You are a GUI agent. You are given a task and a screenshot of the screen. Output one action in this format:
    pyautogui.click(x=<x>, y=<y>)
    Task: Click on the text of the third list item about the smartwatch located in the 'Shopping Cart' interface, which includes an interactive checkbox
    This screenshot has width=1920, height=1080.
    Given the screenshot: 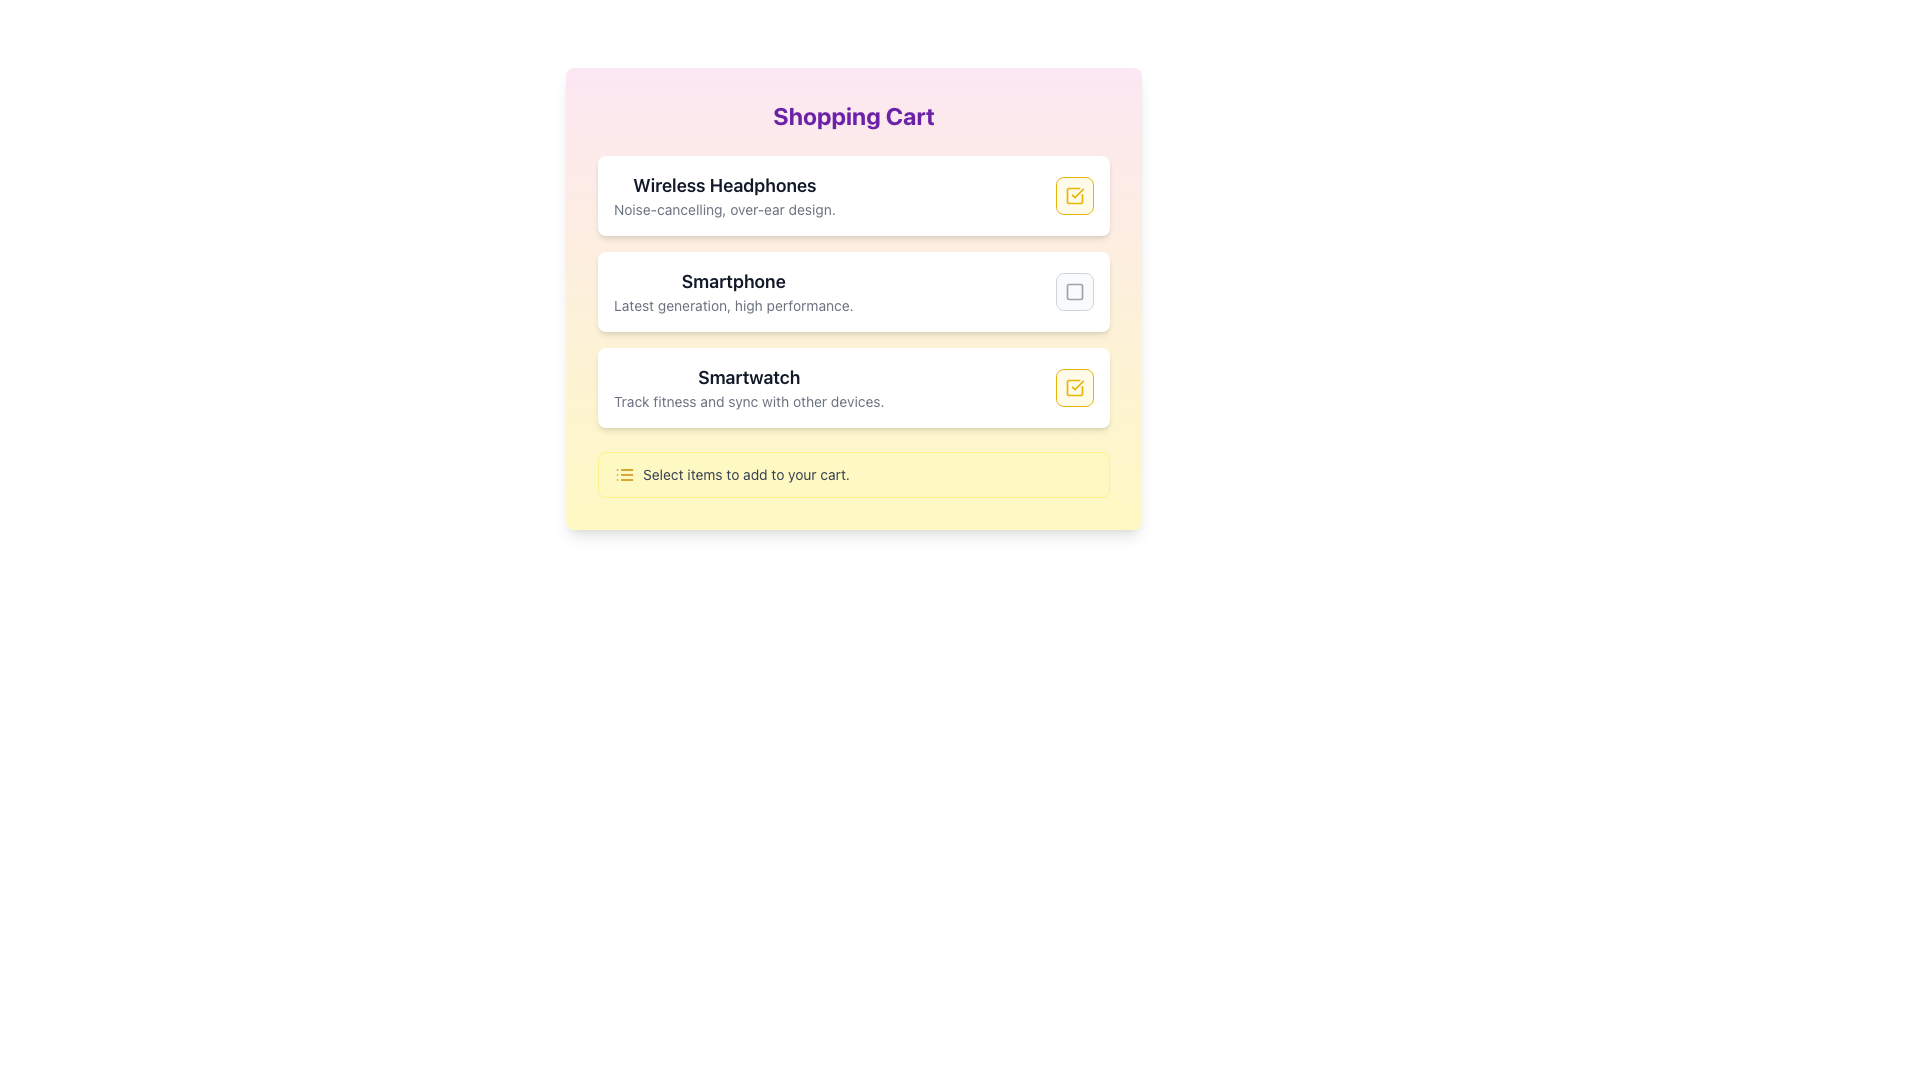 What is the action you would take?
    pyautogui.click(x=854, y=388)
    